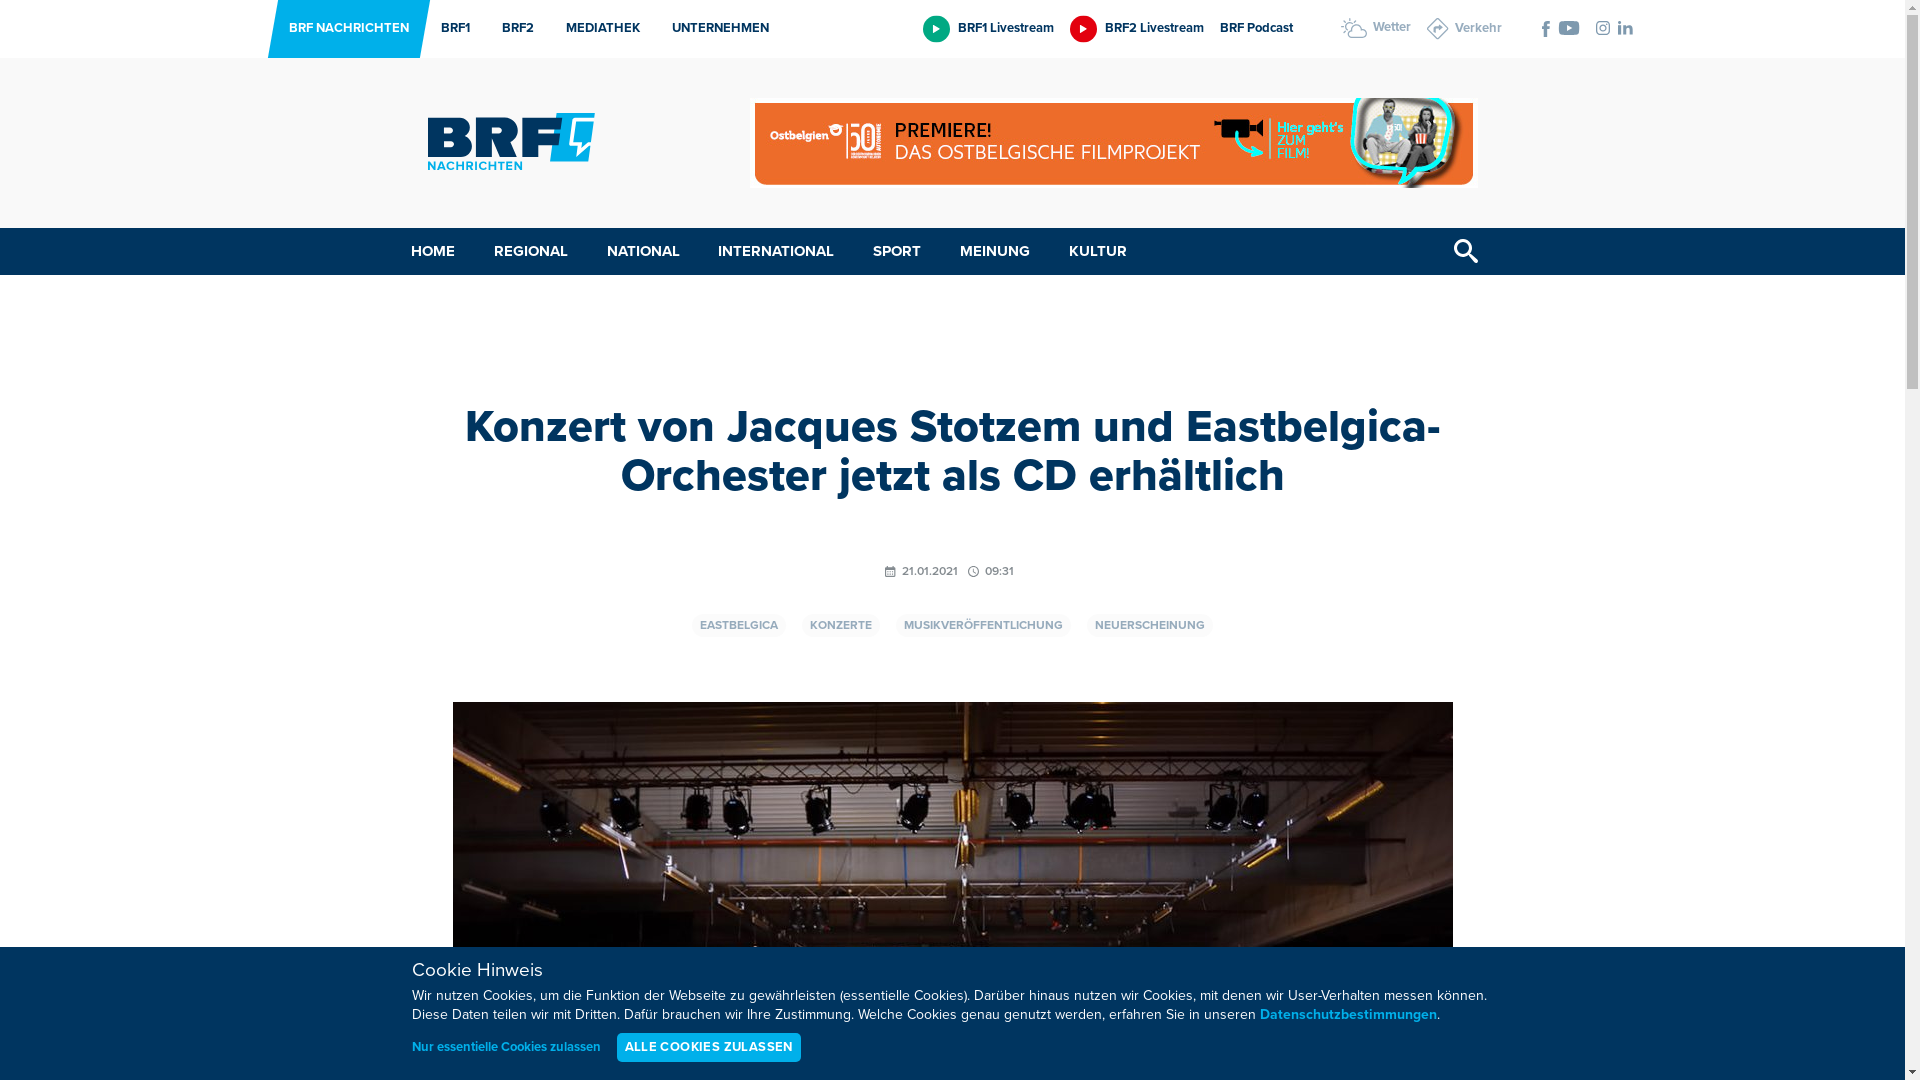 The height and width of the screenshot is (1080, 1920). I want to click on 'BRF Podcast', so click(1255, 29).